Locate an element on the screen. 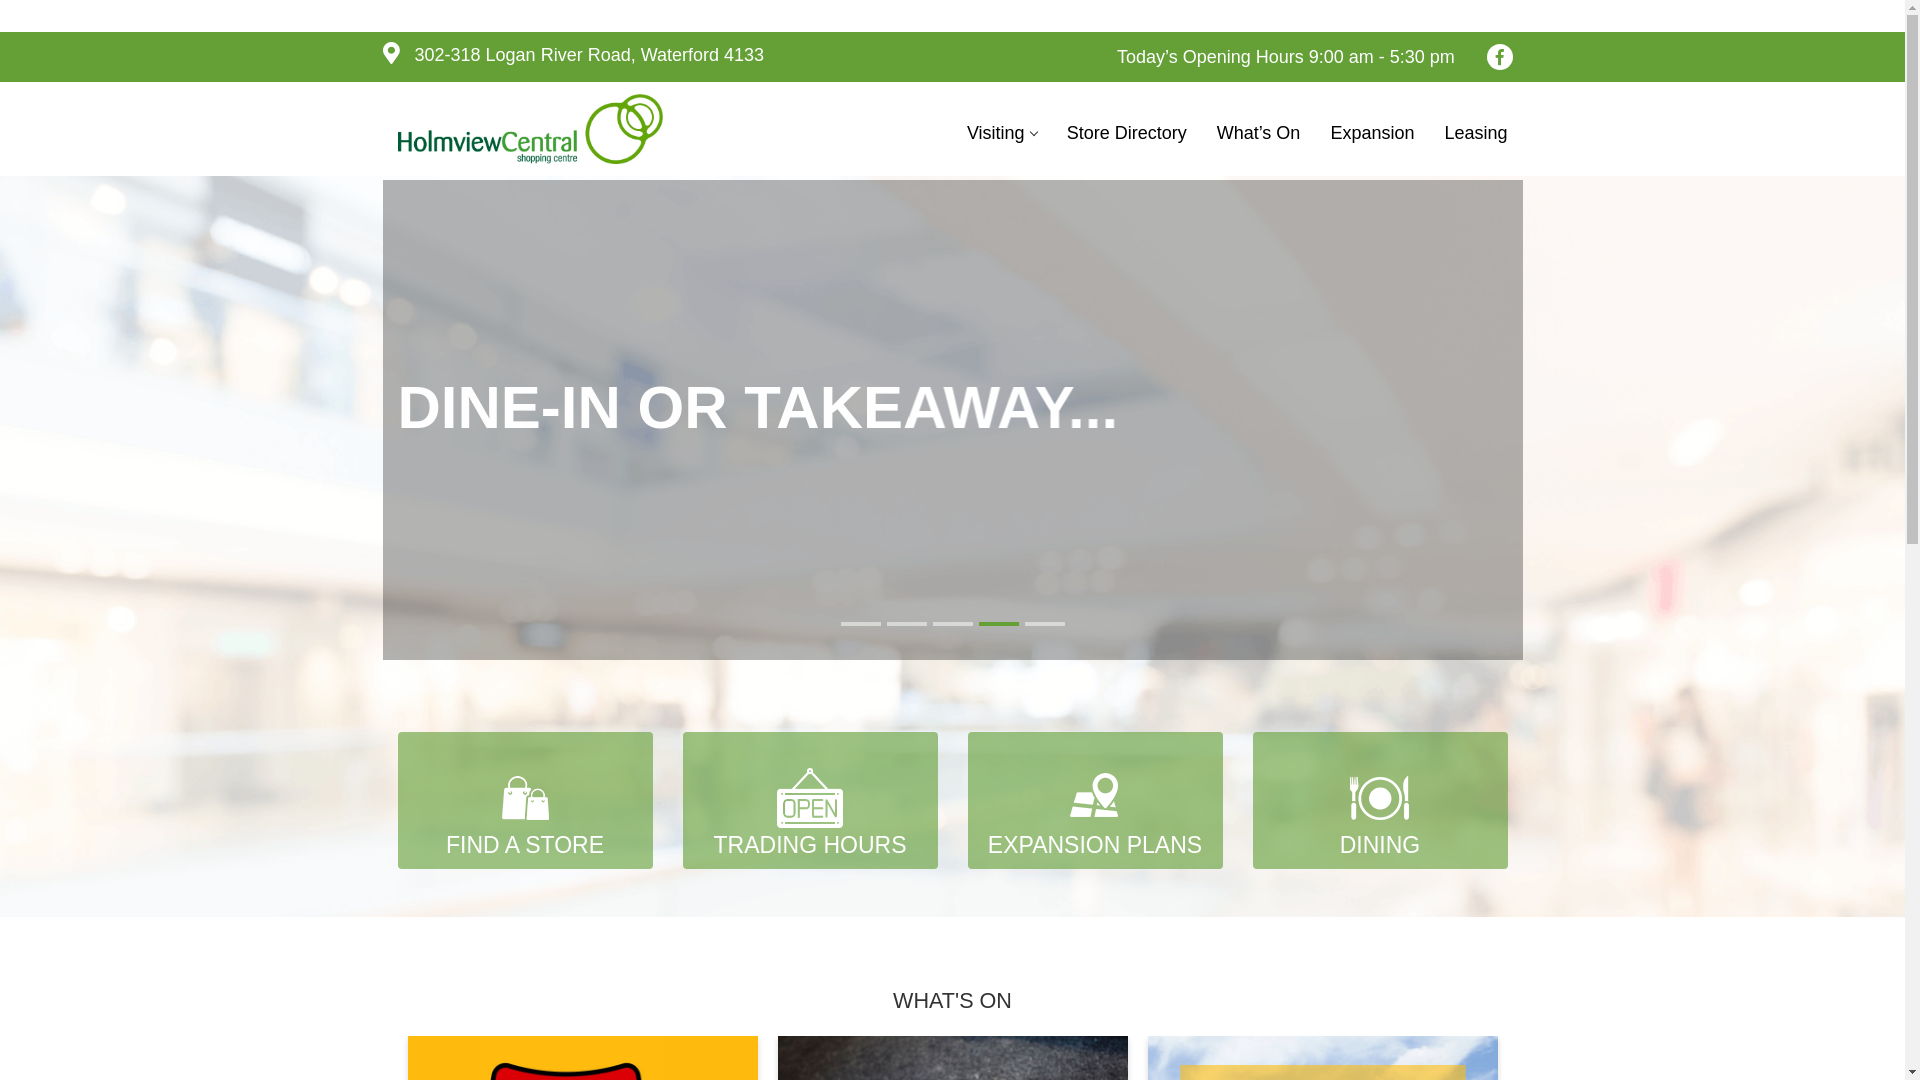  'EXPANSION PLANS' is located at coordinates (1094, 799).